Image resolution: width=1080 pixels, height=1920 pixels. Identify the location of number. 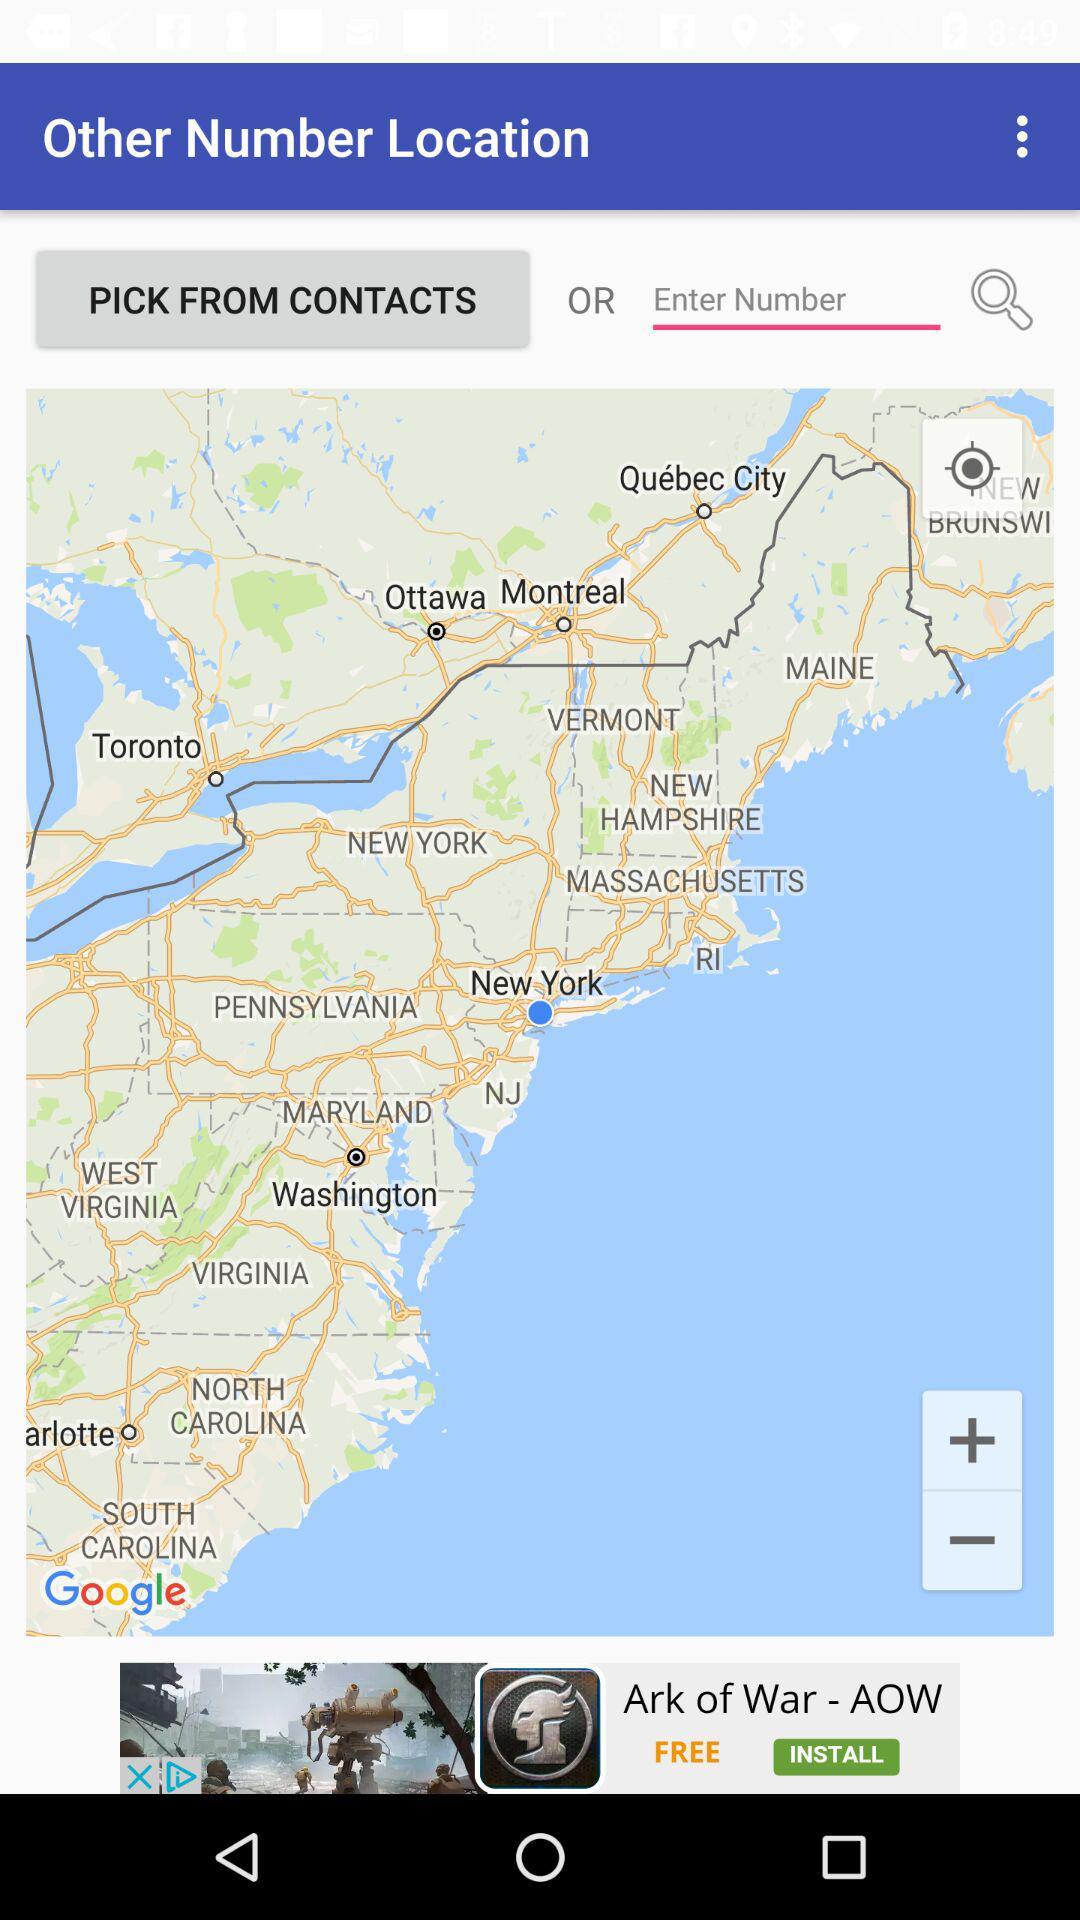
(795, 298).